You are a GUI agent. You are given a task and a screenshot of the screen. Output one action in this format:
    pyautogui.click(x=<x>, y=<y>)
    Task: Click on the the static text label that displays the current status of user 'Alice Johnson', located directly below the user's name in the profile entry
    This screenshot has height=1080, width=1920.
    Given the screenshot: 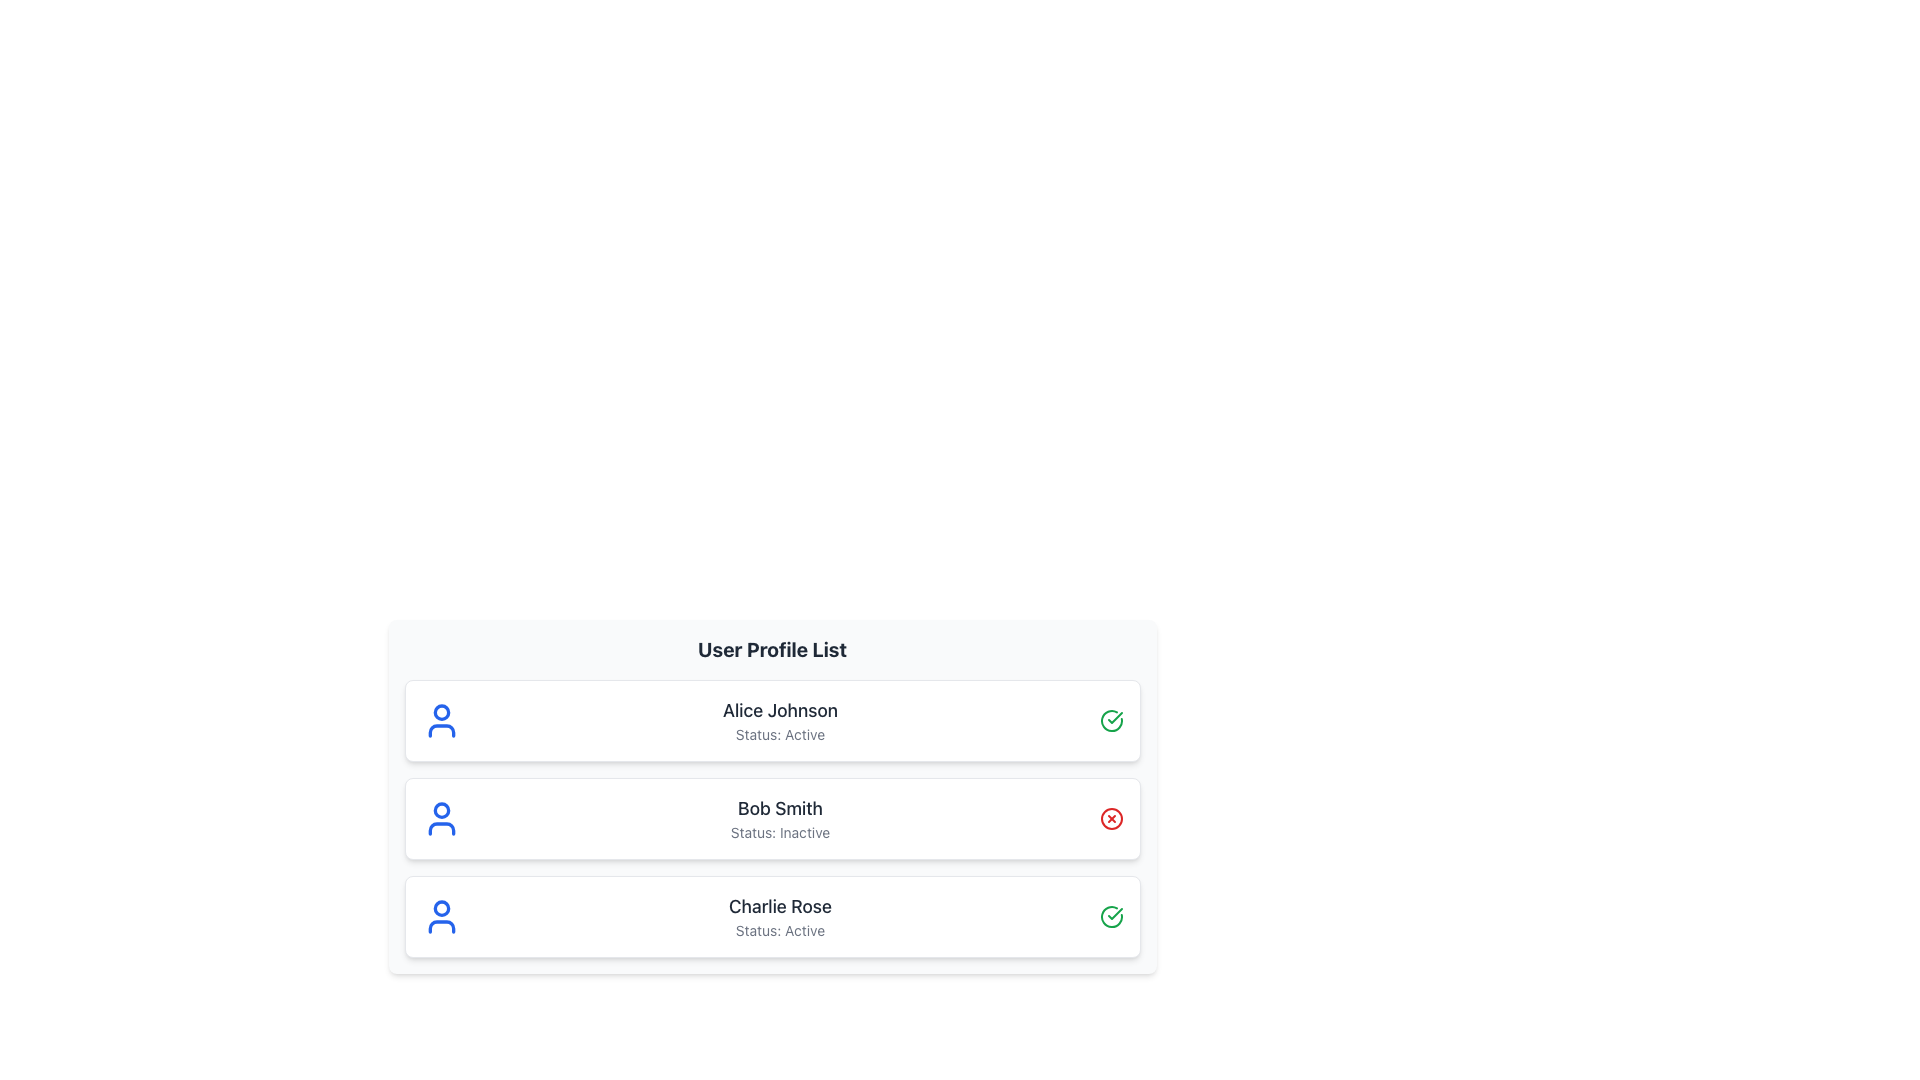 What is the action you would take?
    pyautogui.click(x=779, y=735)
    